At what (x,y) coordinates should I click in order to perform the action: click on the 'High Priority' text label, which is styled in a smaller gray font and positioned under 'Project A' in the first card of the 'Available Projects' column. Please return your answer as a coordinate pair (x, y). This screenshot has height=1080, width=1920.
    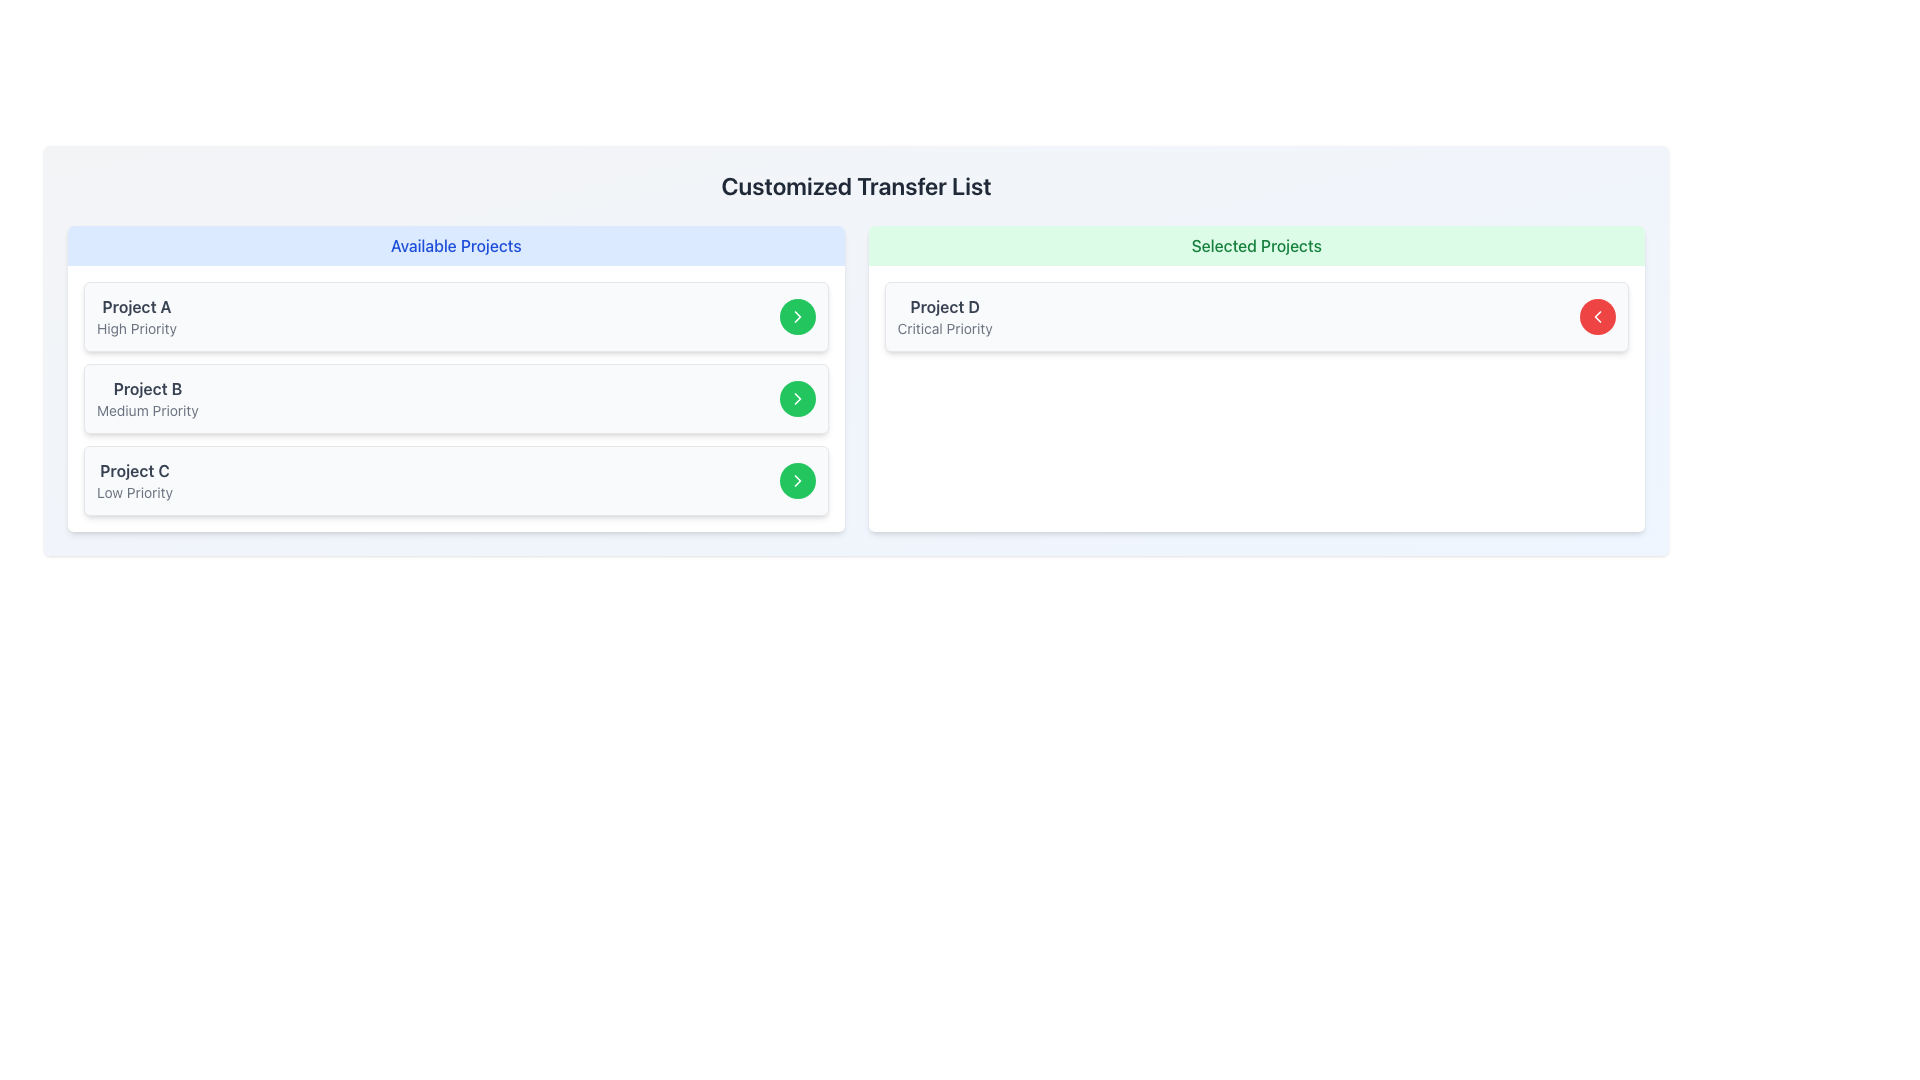
    Looking at the image, I should click on (136, 327).